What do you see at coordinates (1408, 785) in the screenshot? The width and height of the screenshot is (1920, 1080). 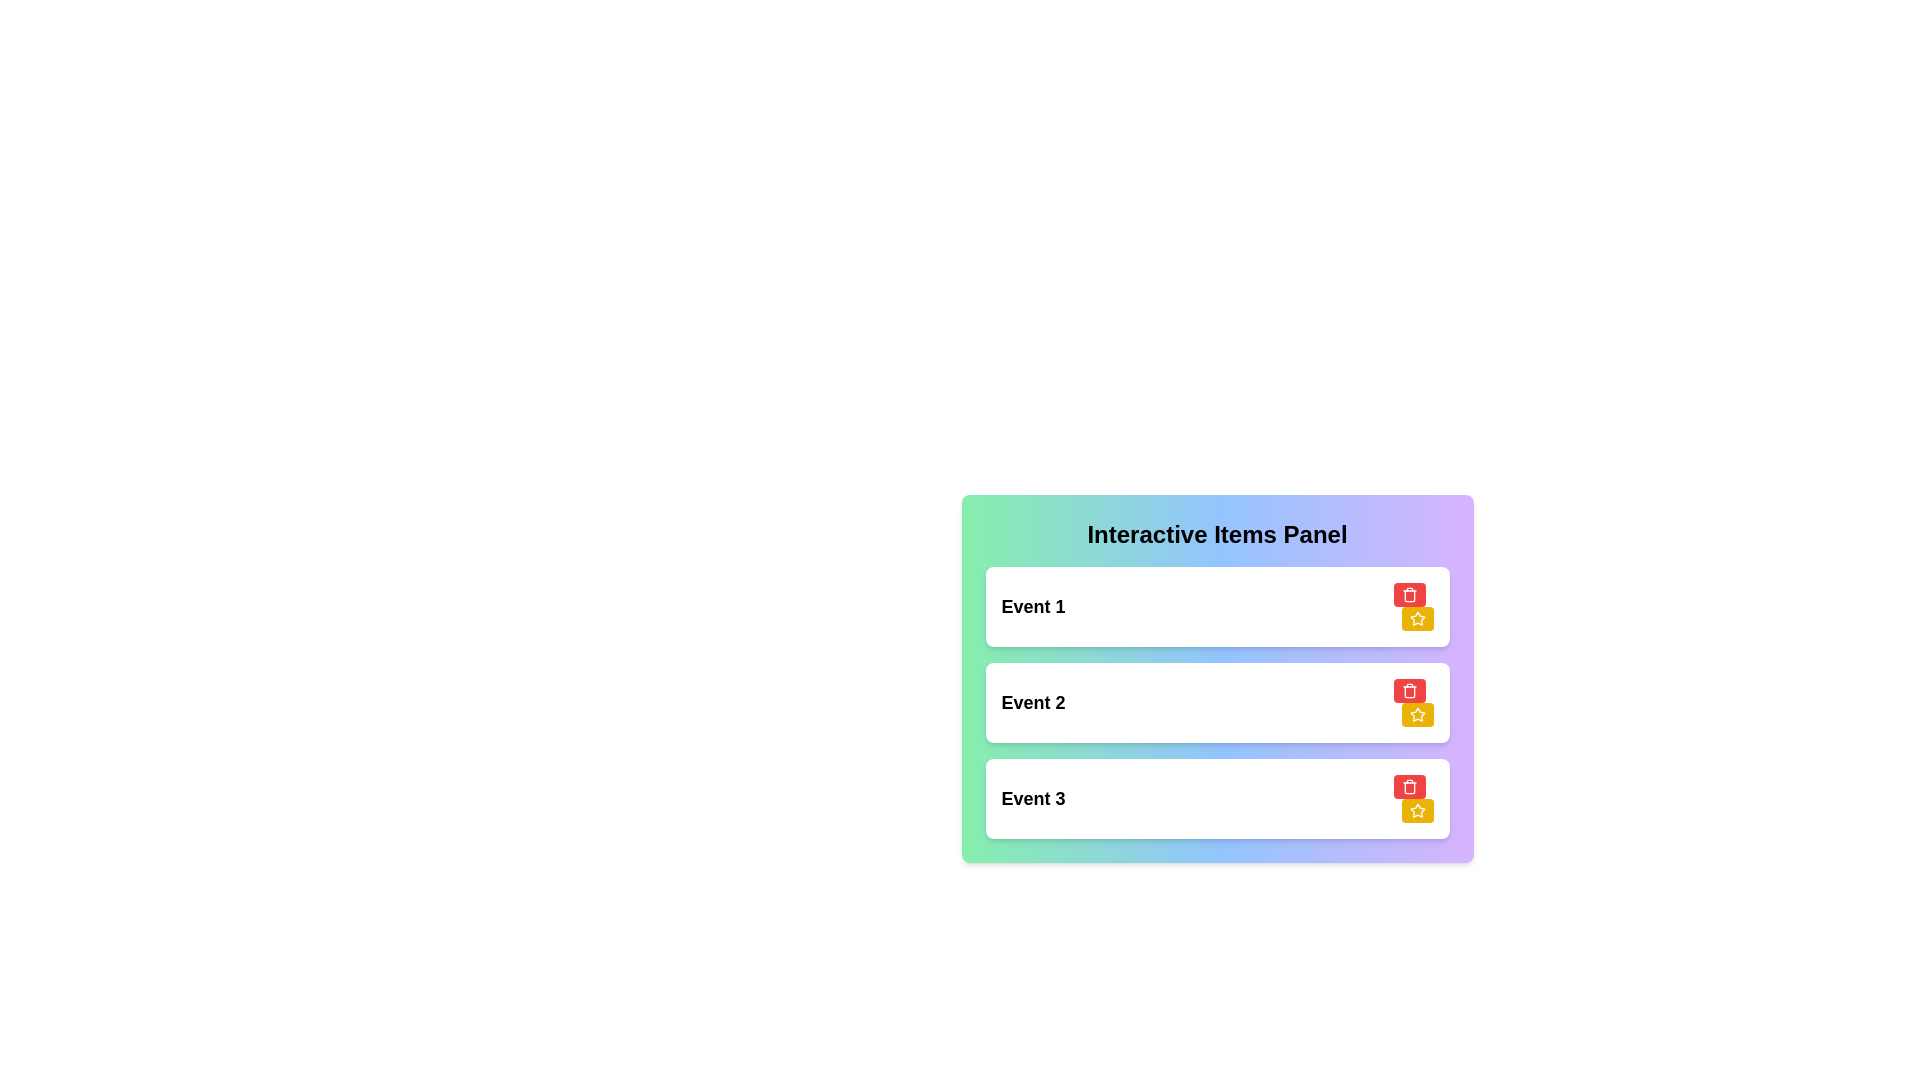 I see `the trash can icon button, styled in a red square background, located on the right-hand side of 'Event 2'` at bounding box center [1408, 785].